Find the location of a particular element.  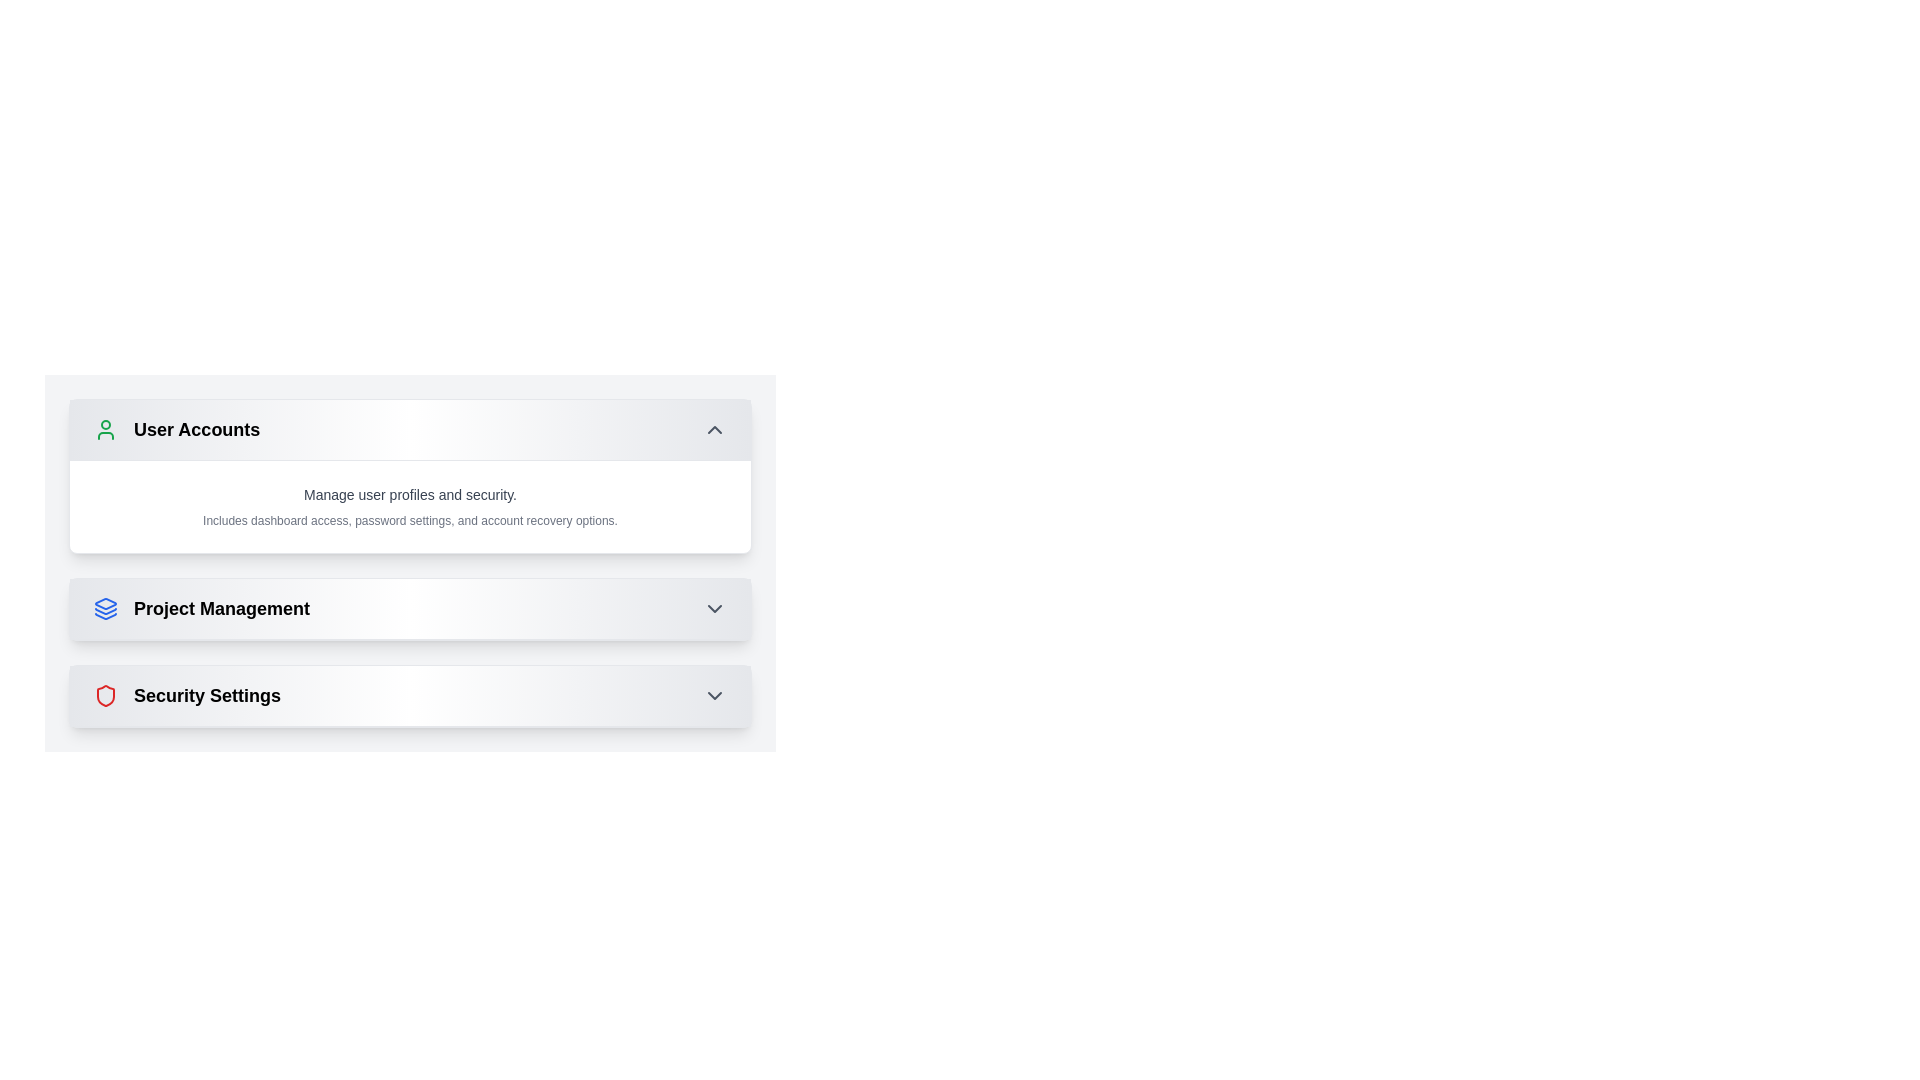

descriptive content of the 'User Accounts' card element, which is the first card in a vertical list providing access to manage user profiles, security settings, and account recovery is located at coordinates (409, 476).